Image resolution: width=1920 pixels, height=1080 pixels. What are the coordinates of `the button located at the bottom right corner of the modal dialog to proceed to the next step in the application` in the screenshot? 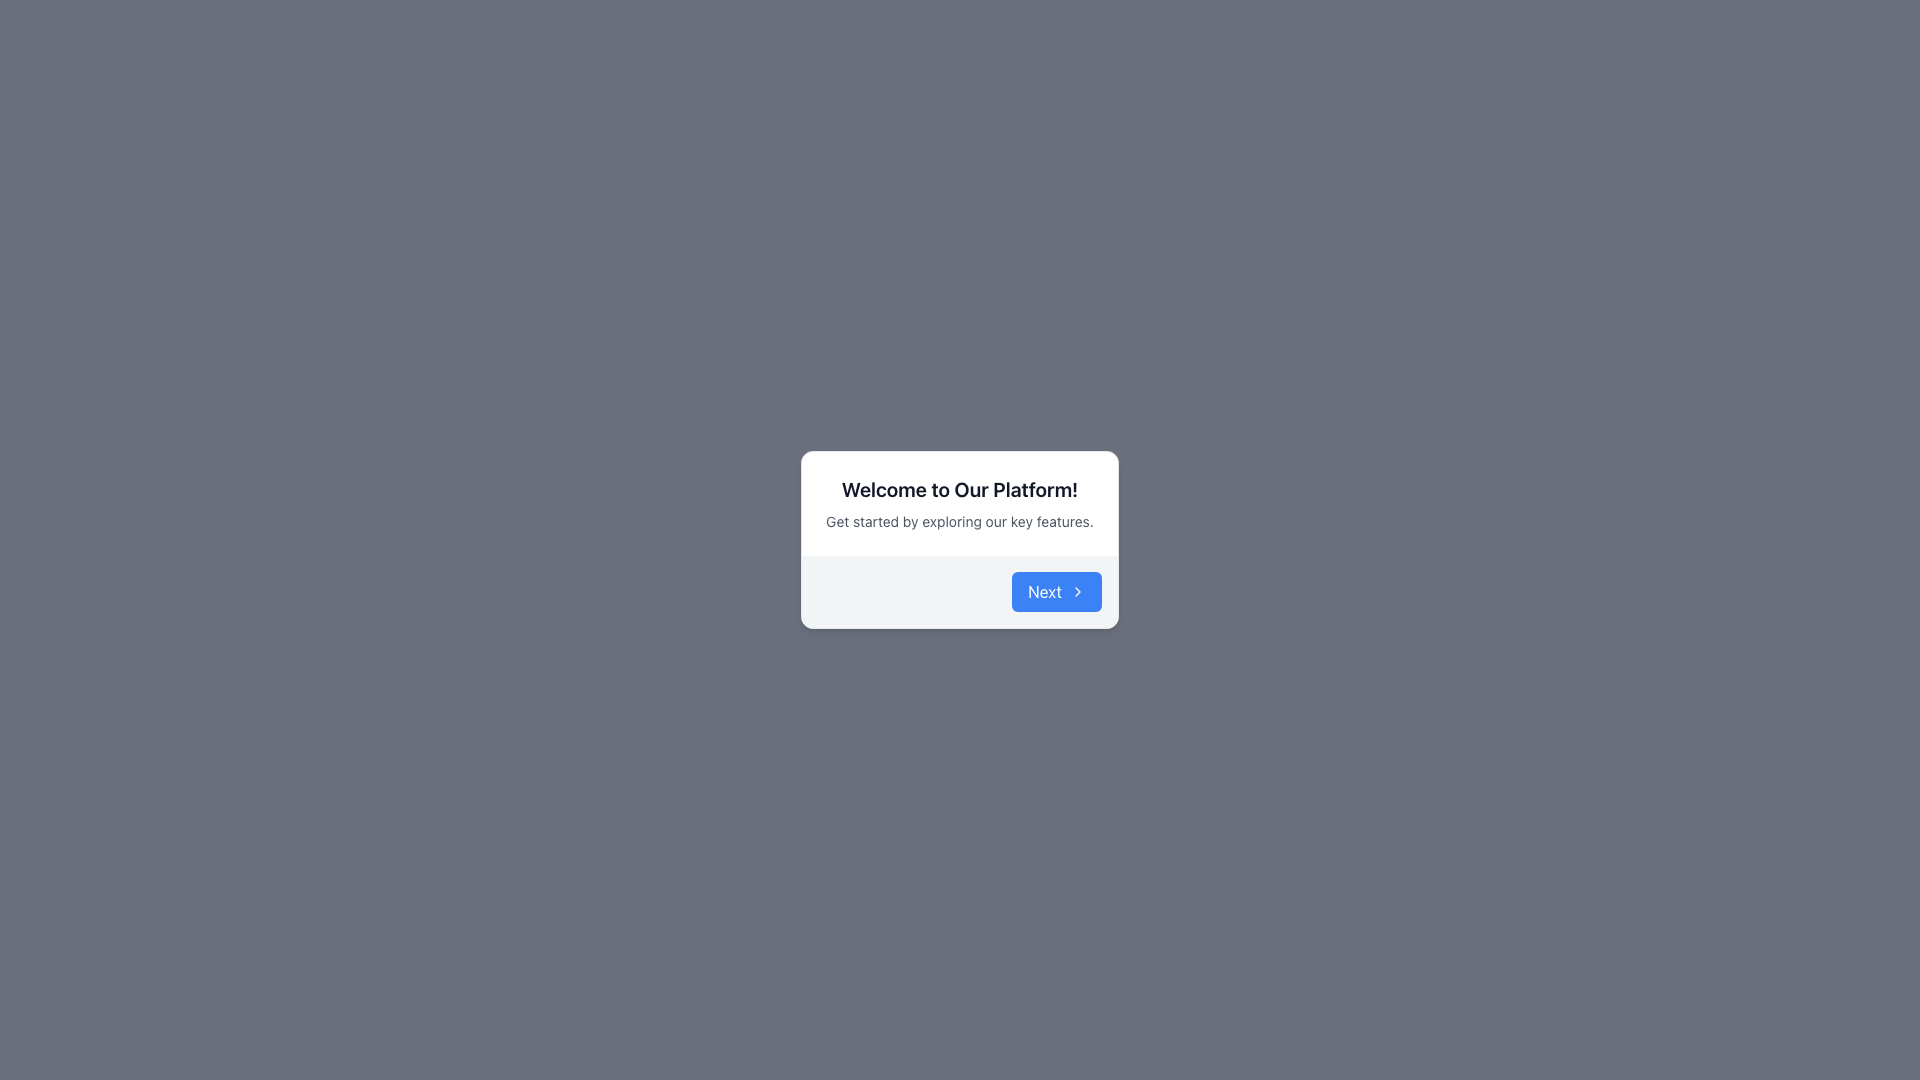 It's located at (1055, 590).